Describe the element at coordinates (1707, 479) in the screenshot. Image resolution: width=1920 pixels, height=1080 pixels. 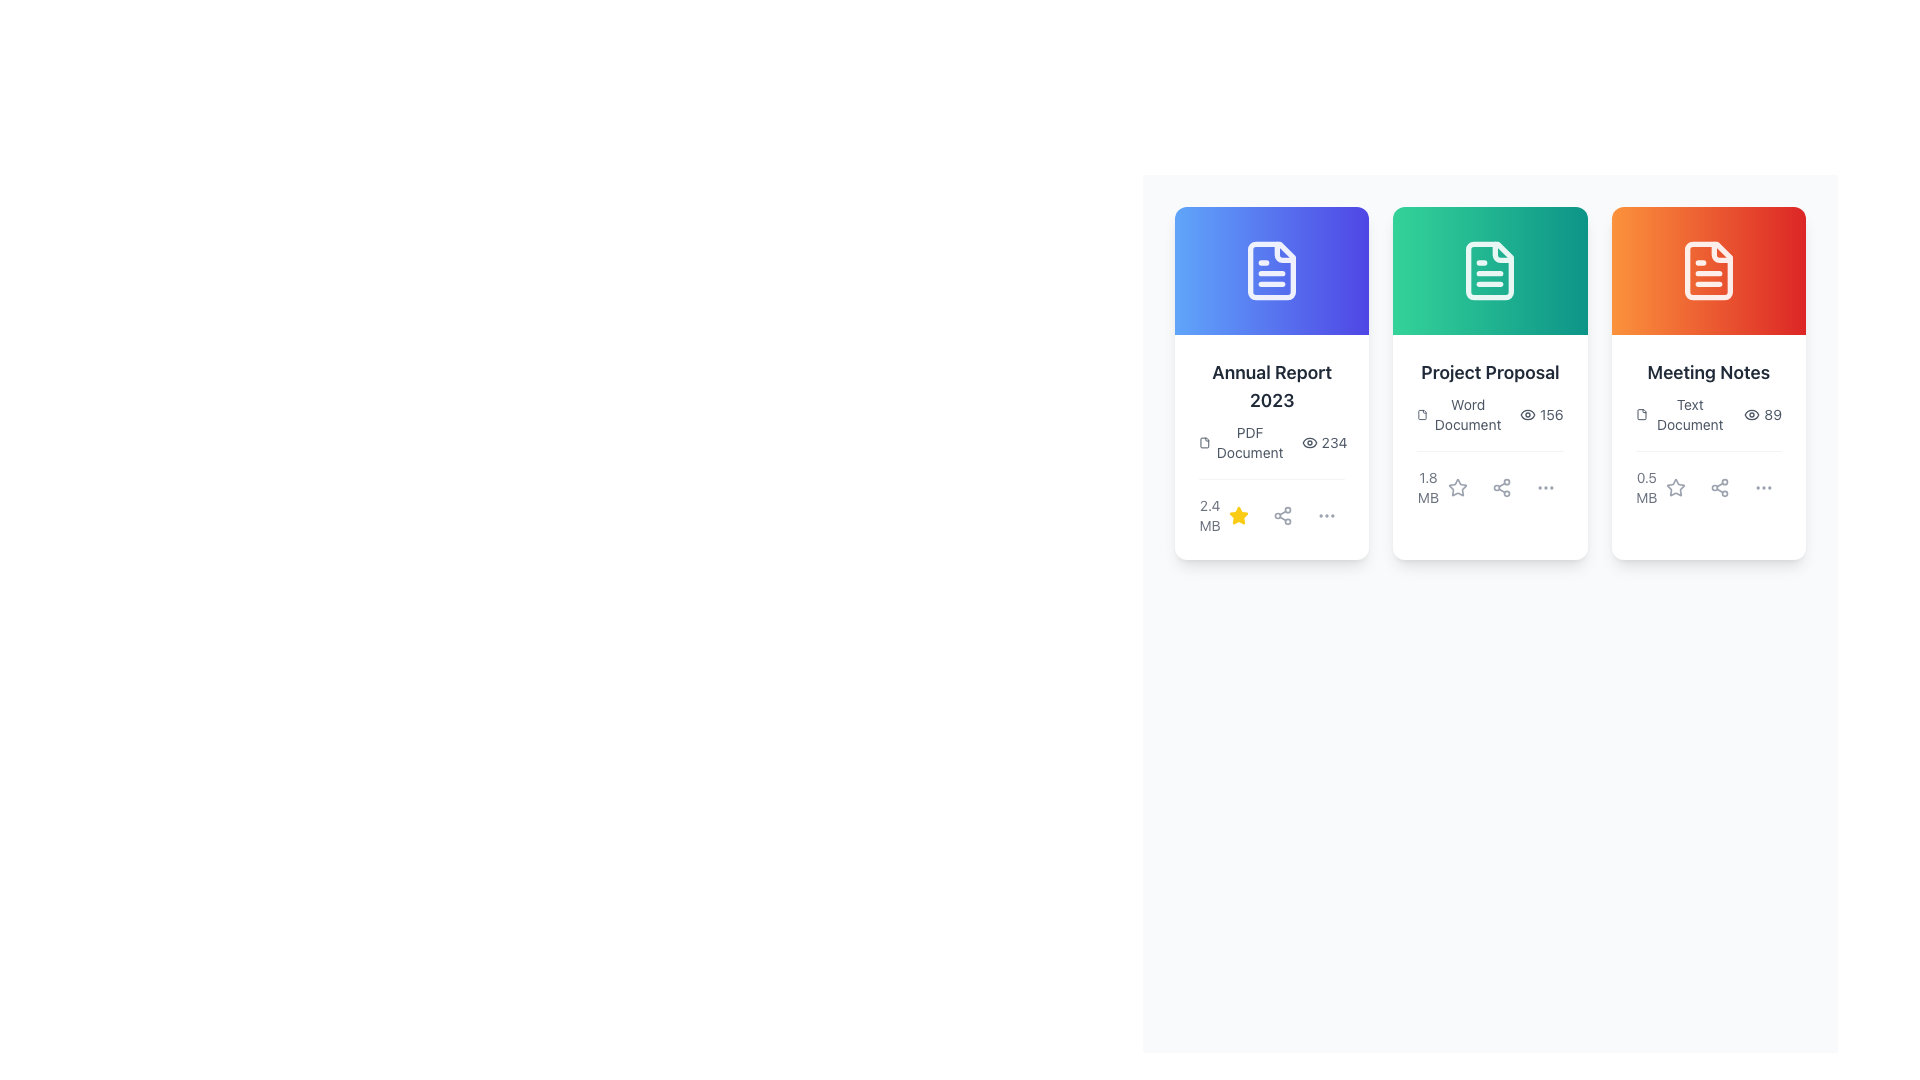
I see `the 'Share' icon located to the right of the 'Star' icon and to the left of the three-dot menu icon in the bottom section of the 'Meeting Notes' card to initiate sharing functionality` at that location.